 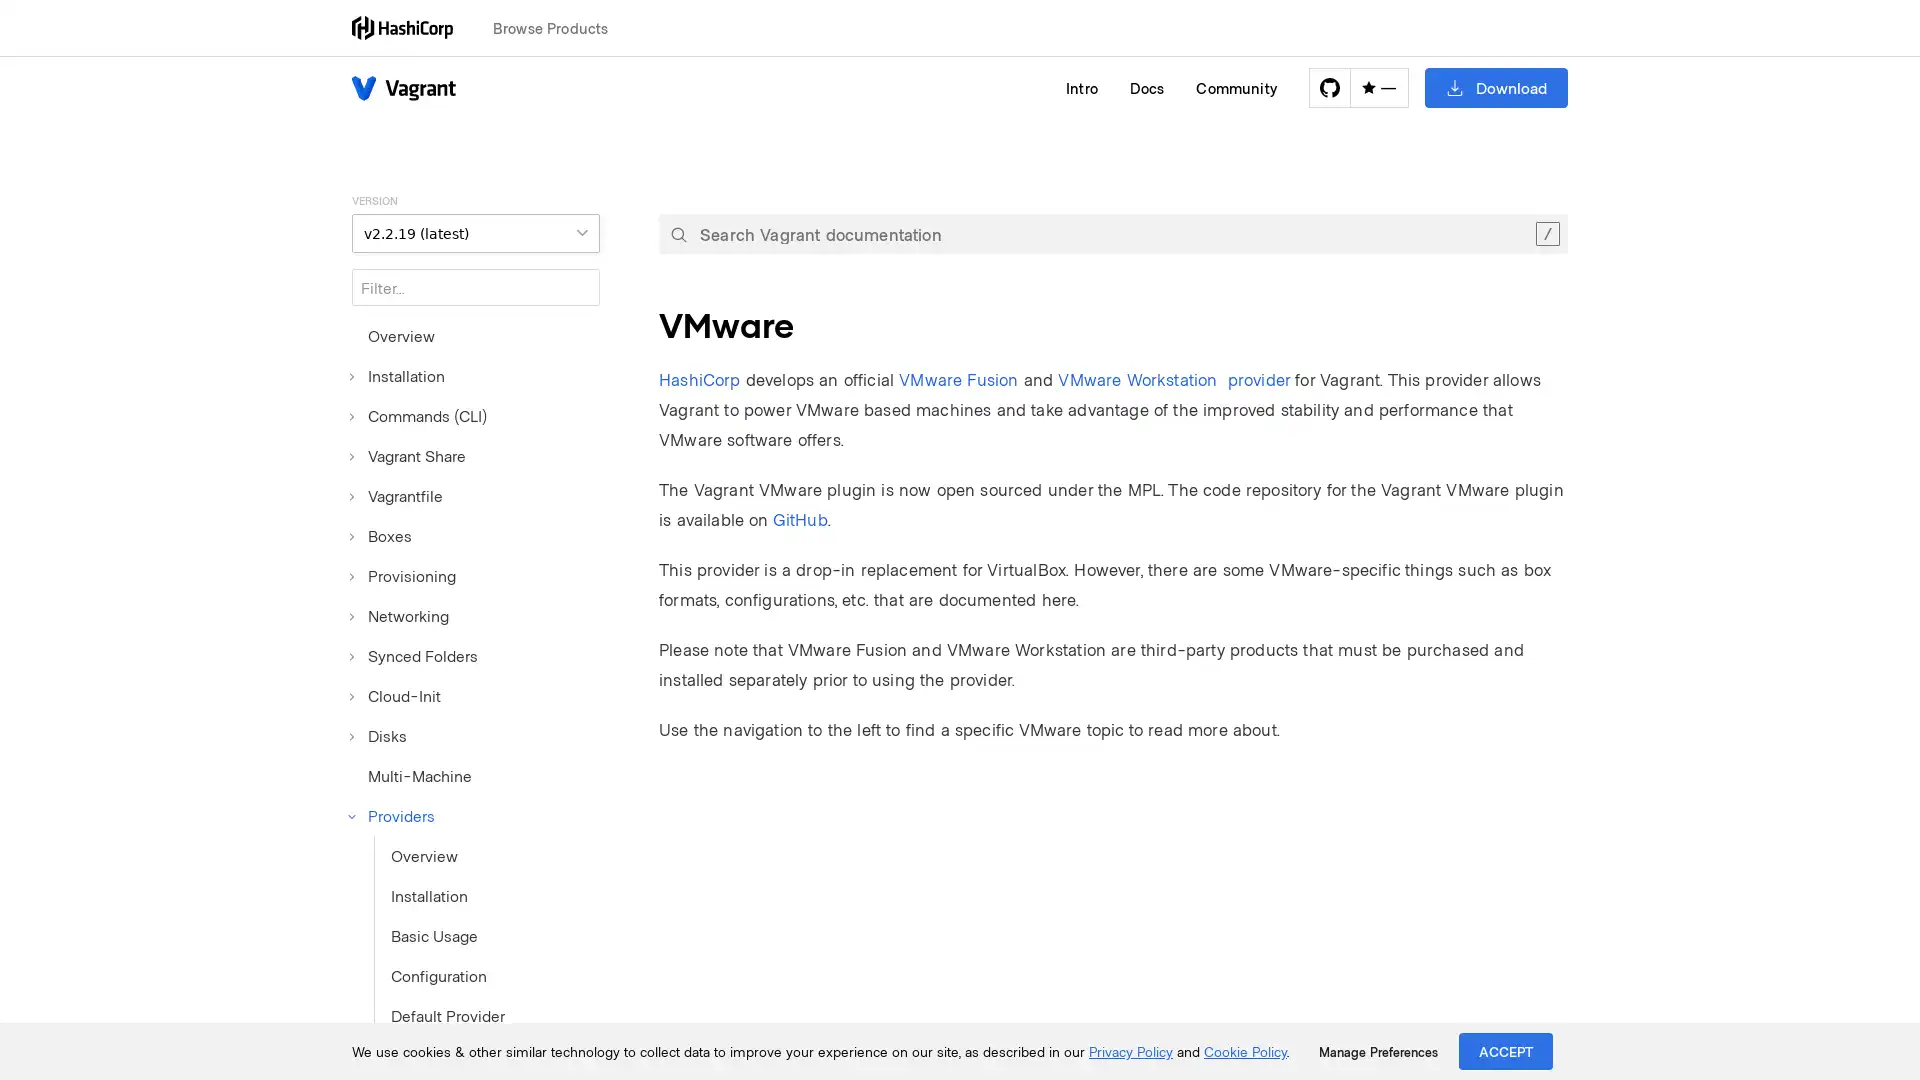 I want to click on ACCEPT, so click(x=1506, y=1050).